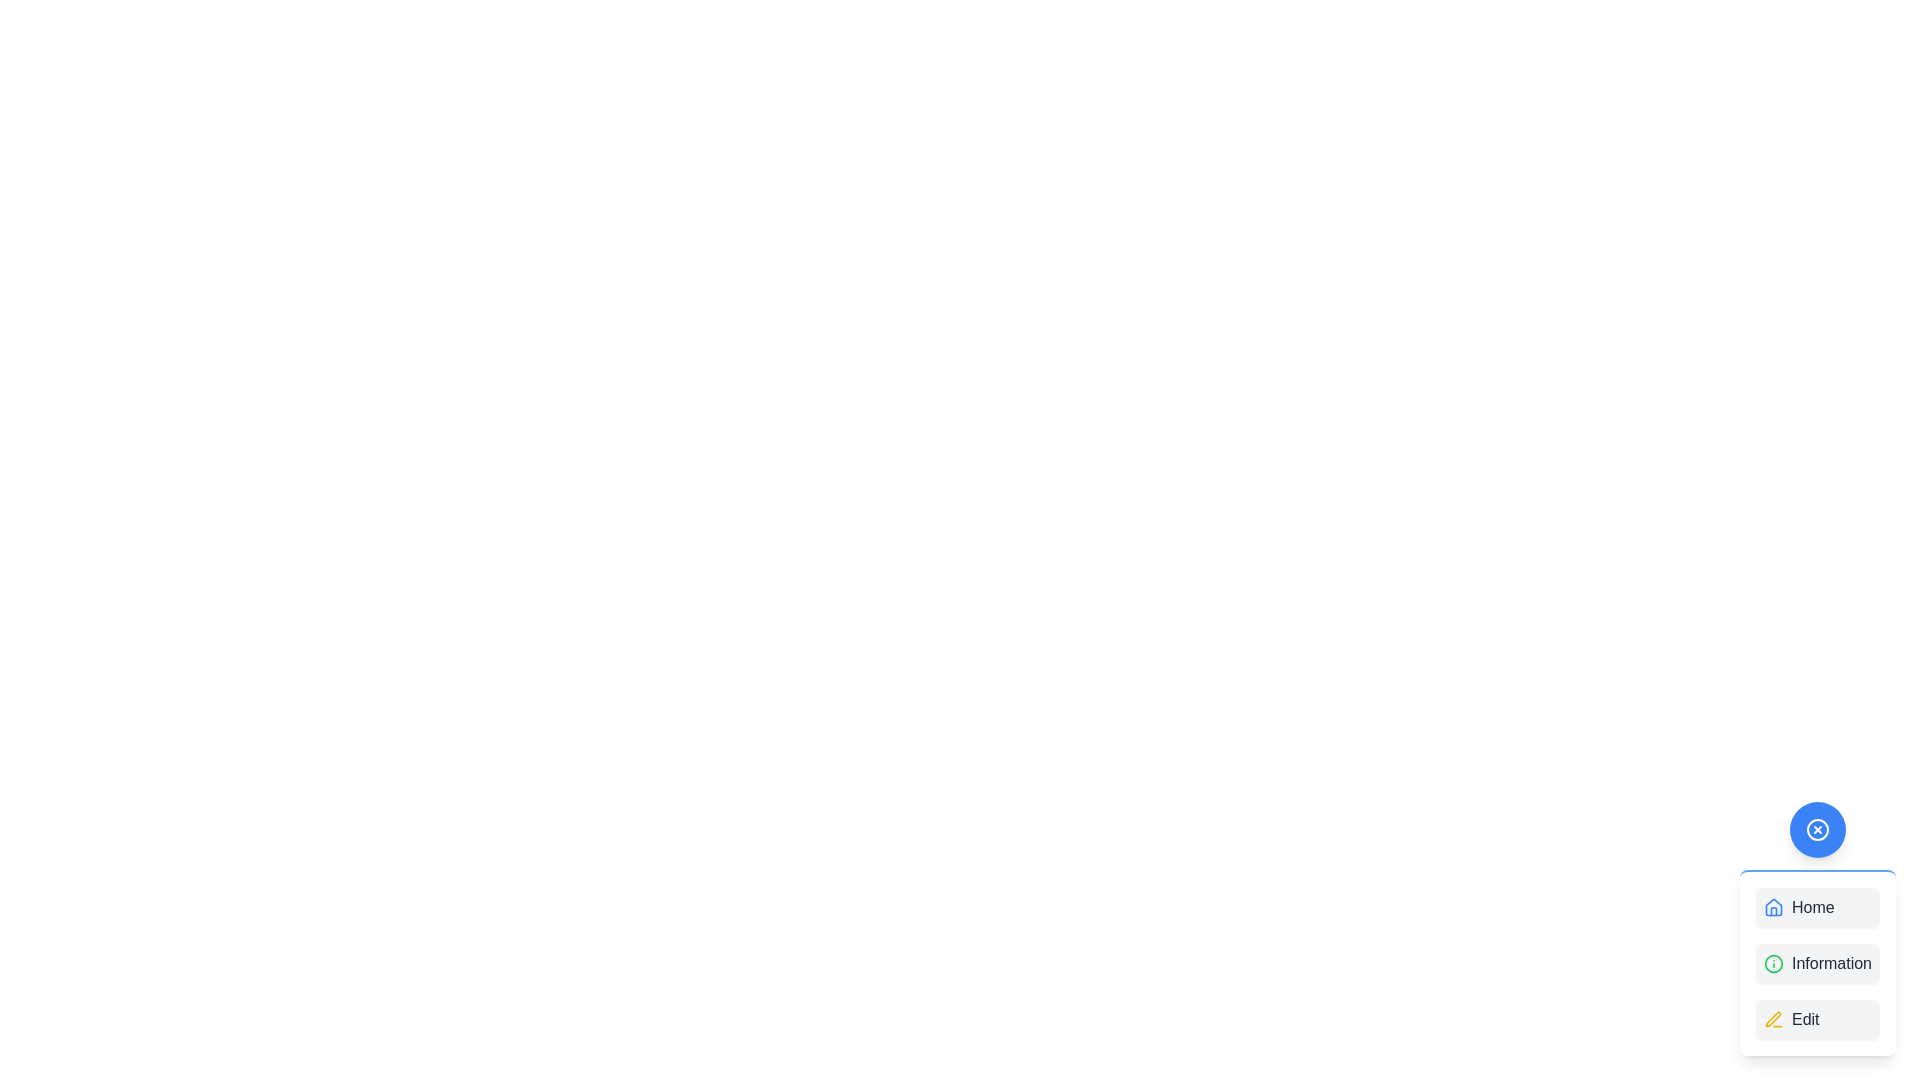  What do you see at coordinates (1818, 962) in the screenshot?
I see `the 'Information' button with a green circle icon and text located in the vertical list of options` at bounding box center [1818, 962].